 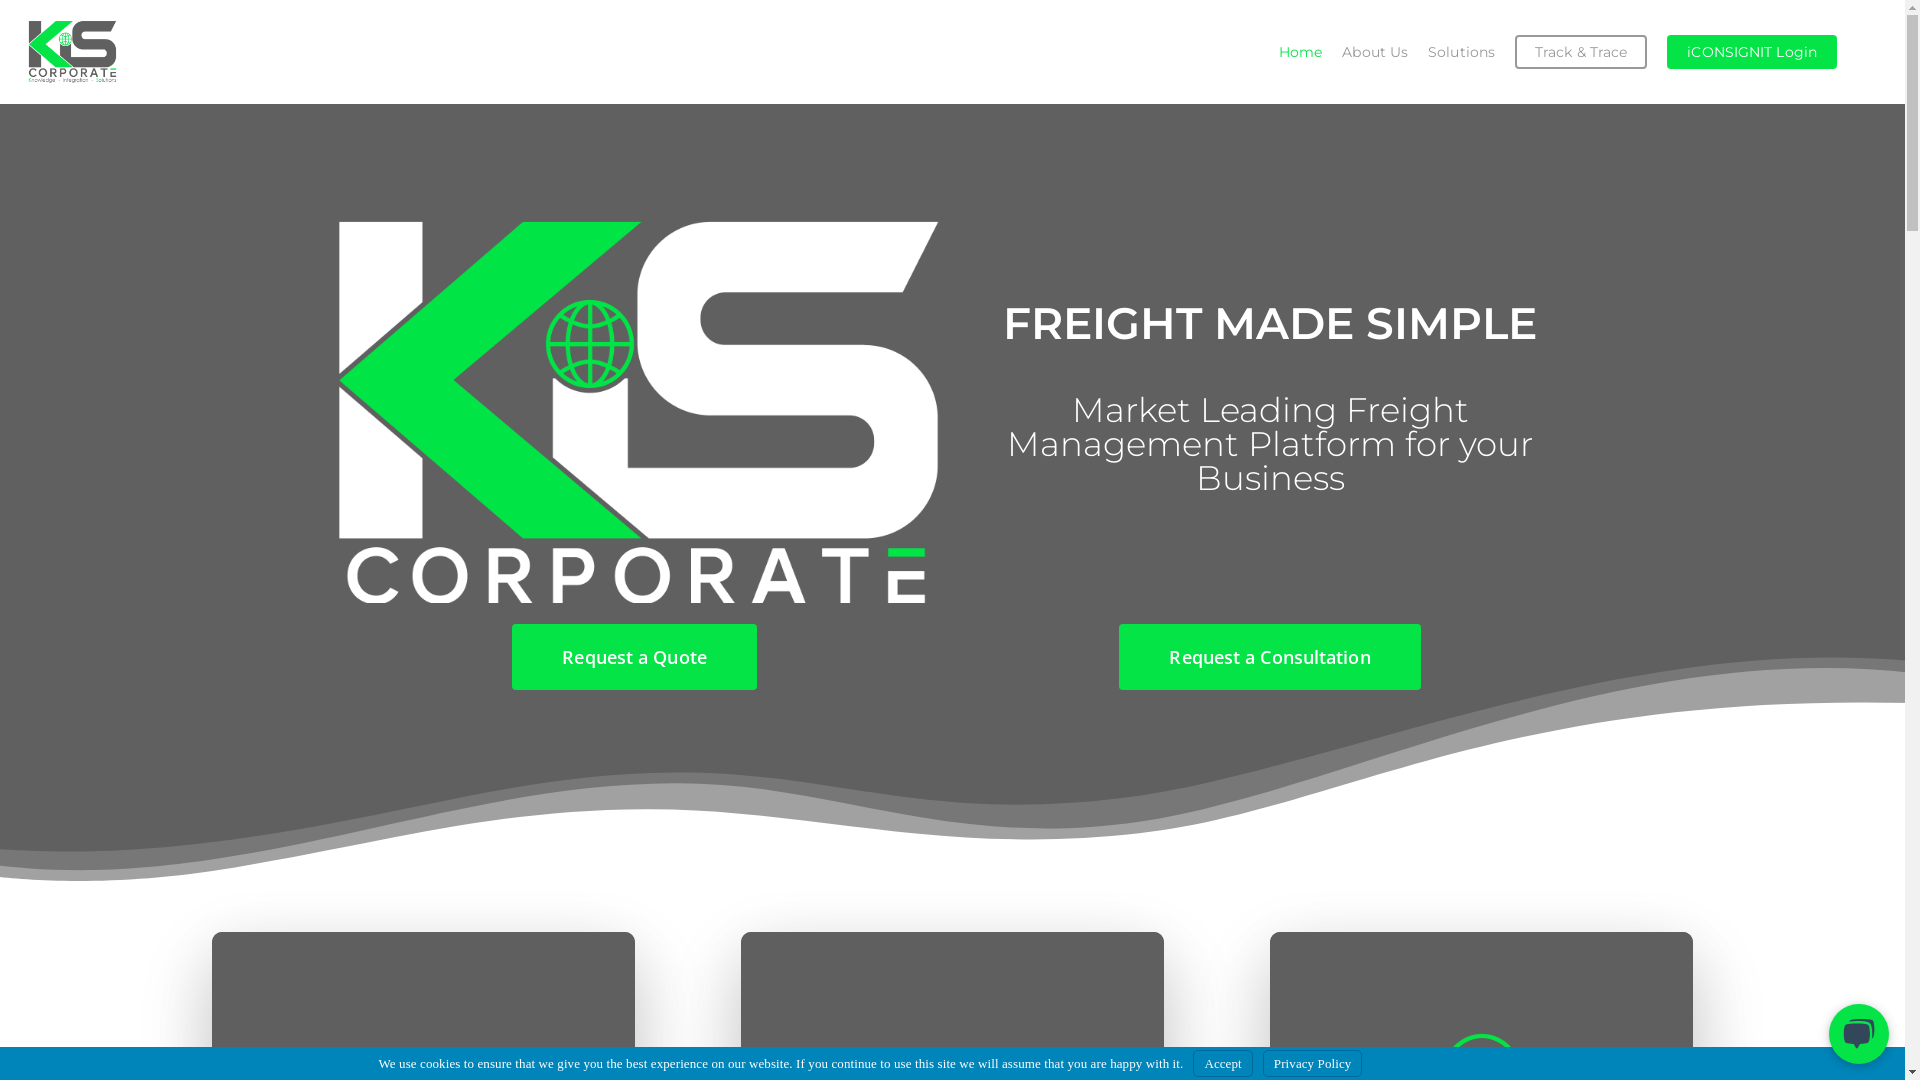 I want to click on 'iCONSIGNIT Login', so click(x=1751, y=50).